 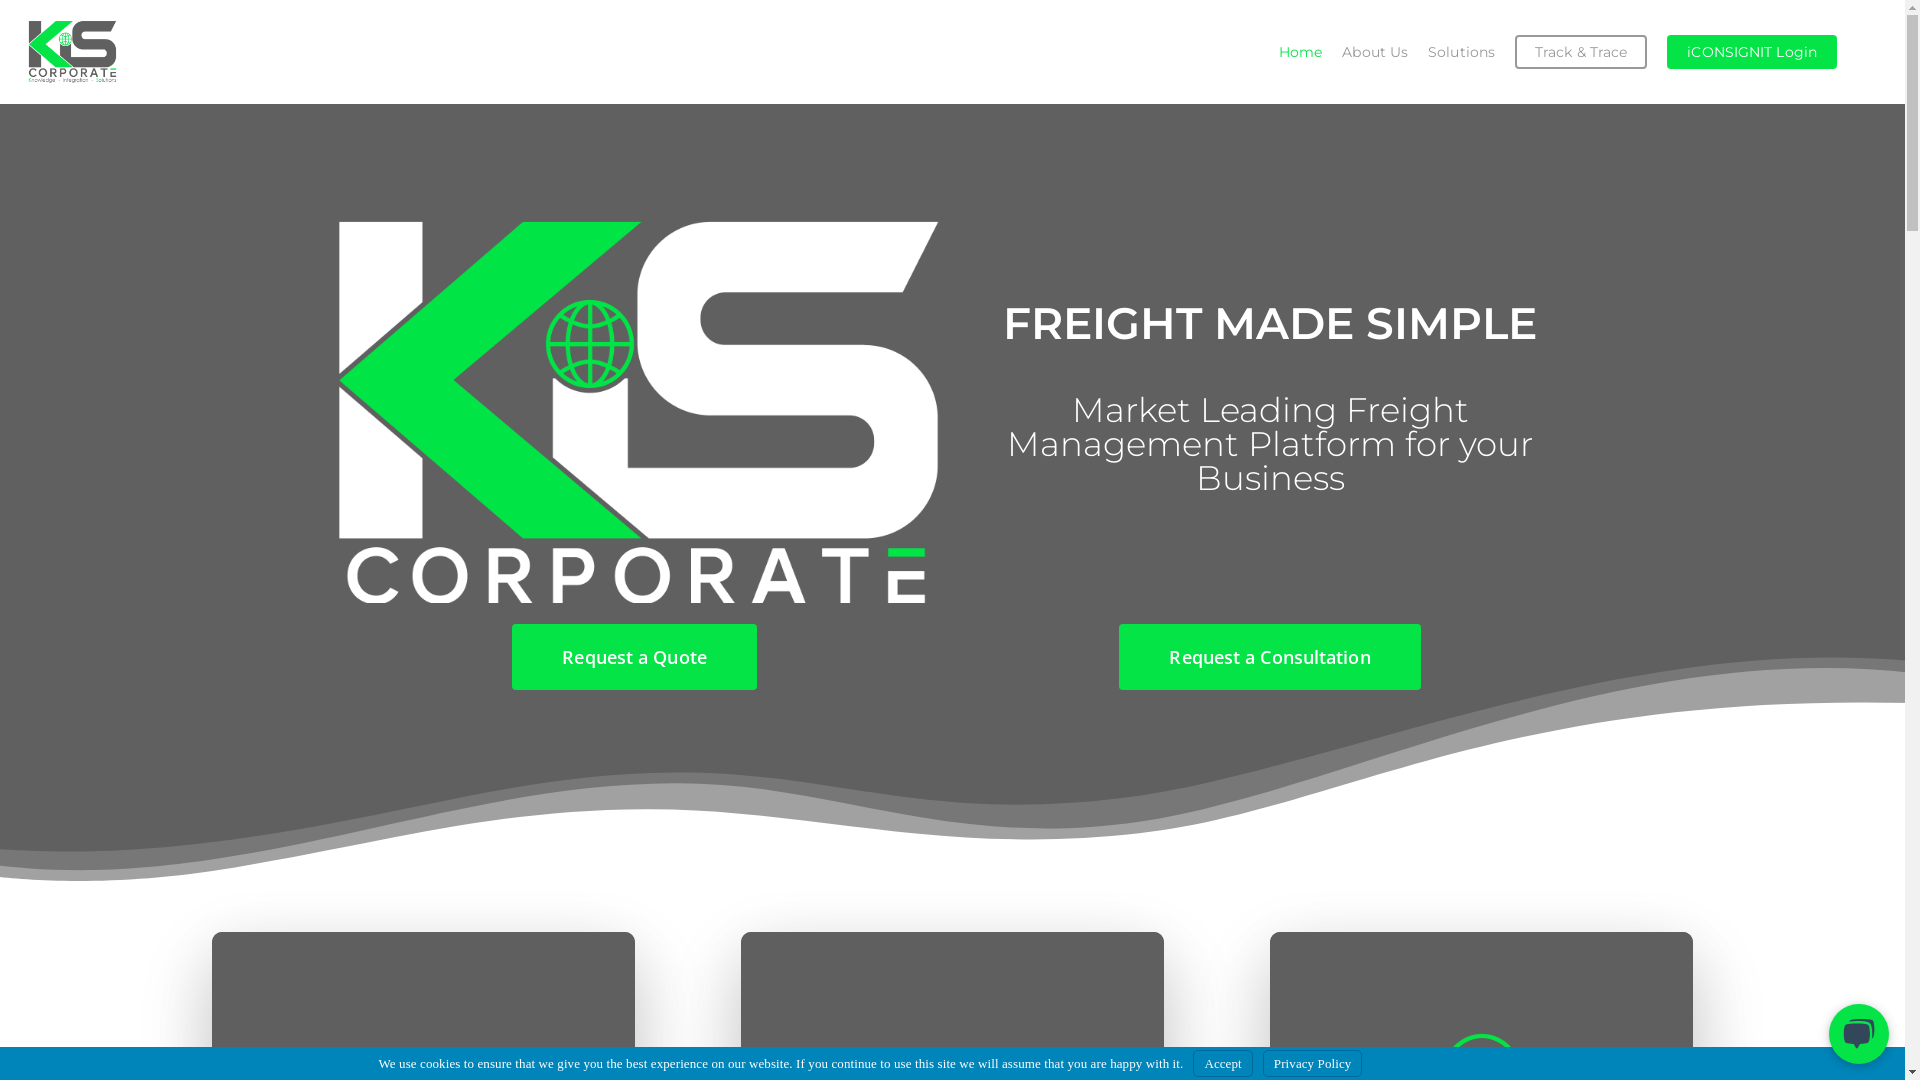 I want to click on 'iCONSIGNIT Login', so click(x=1751, y=50).